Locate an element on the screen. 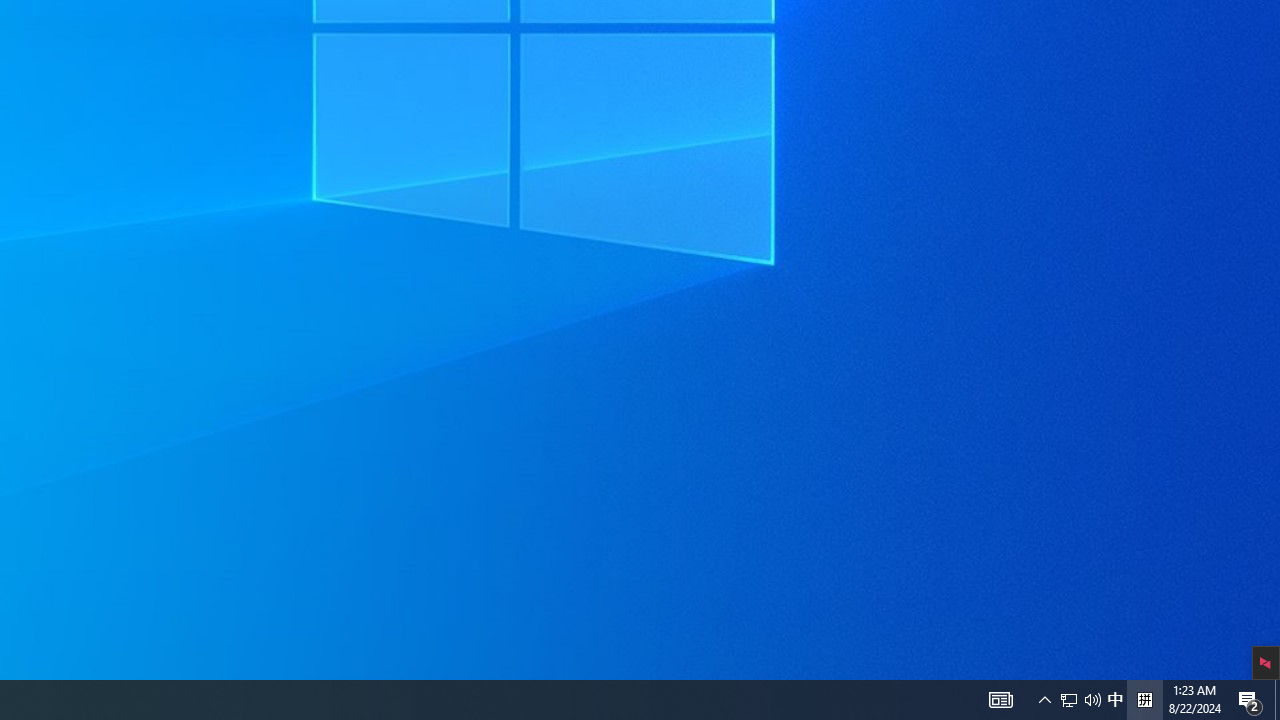 The height and width of the screenshot is (720, 1280). 'Notification Chevron' is located at coordinates (1044, 698).